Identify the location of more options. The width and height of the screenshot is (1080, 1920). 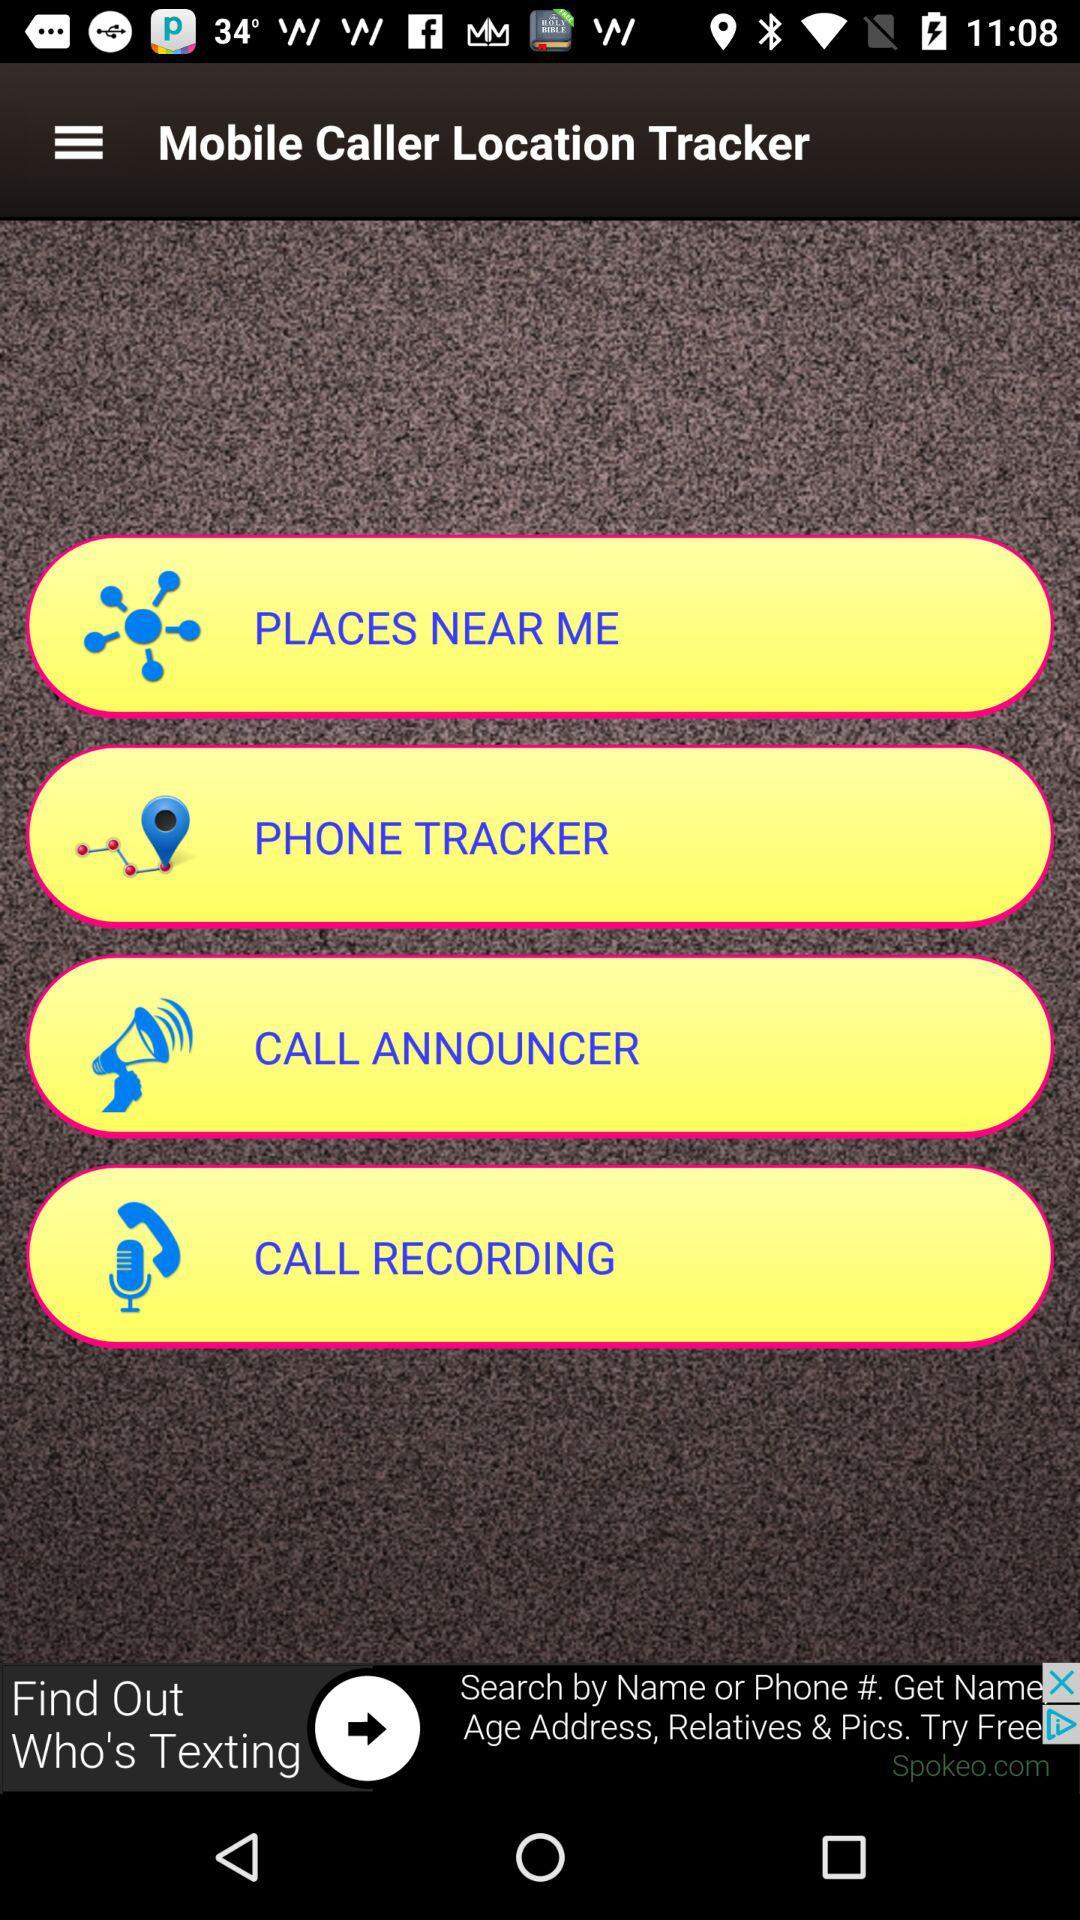
(77, 140).